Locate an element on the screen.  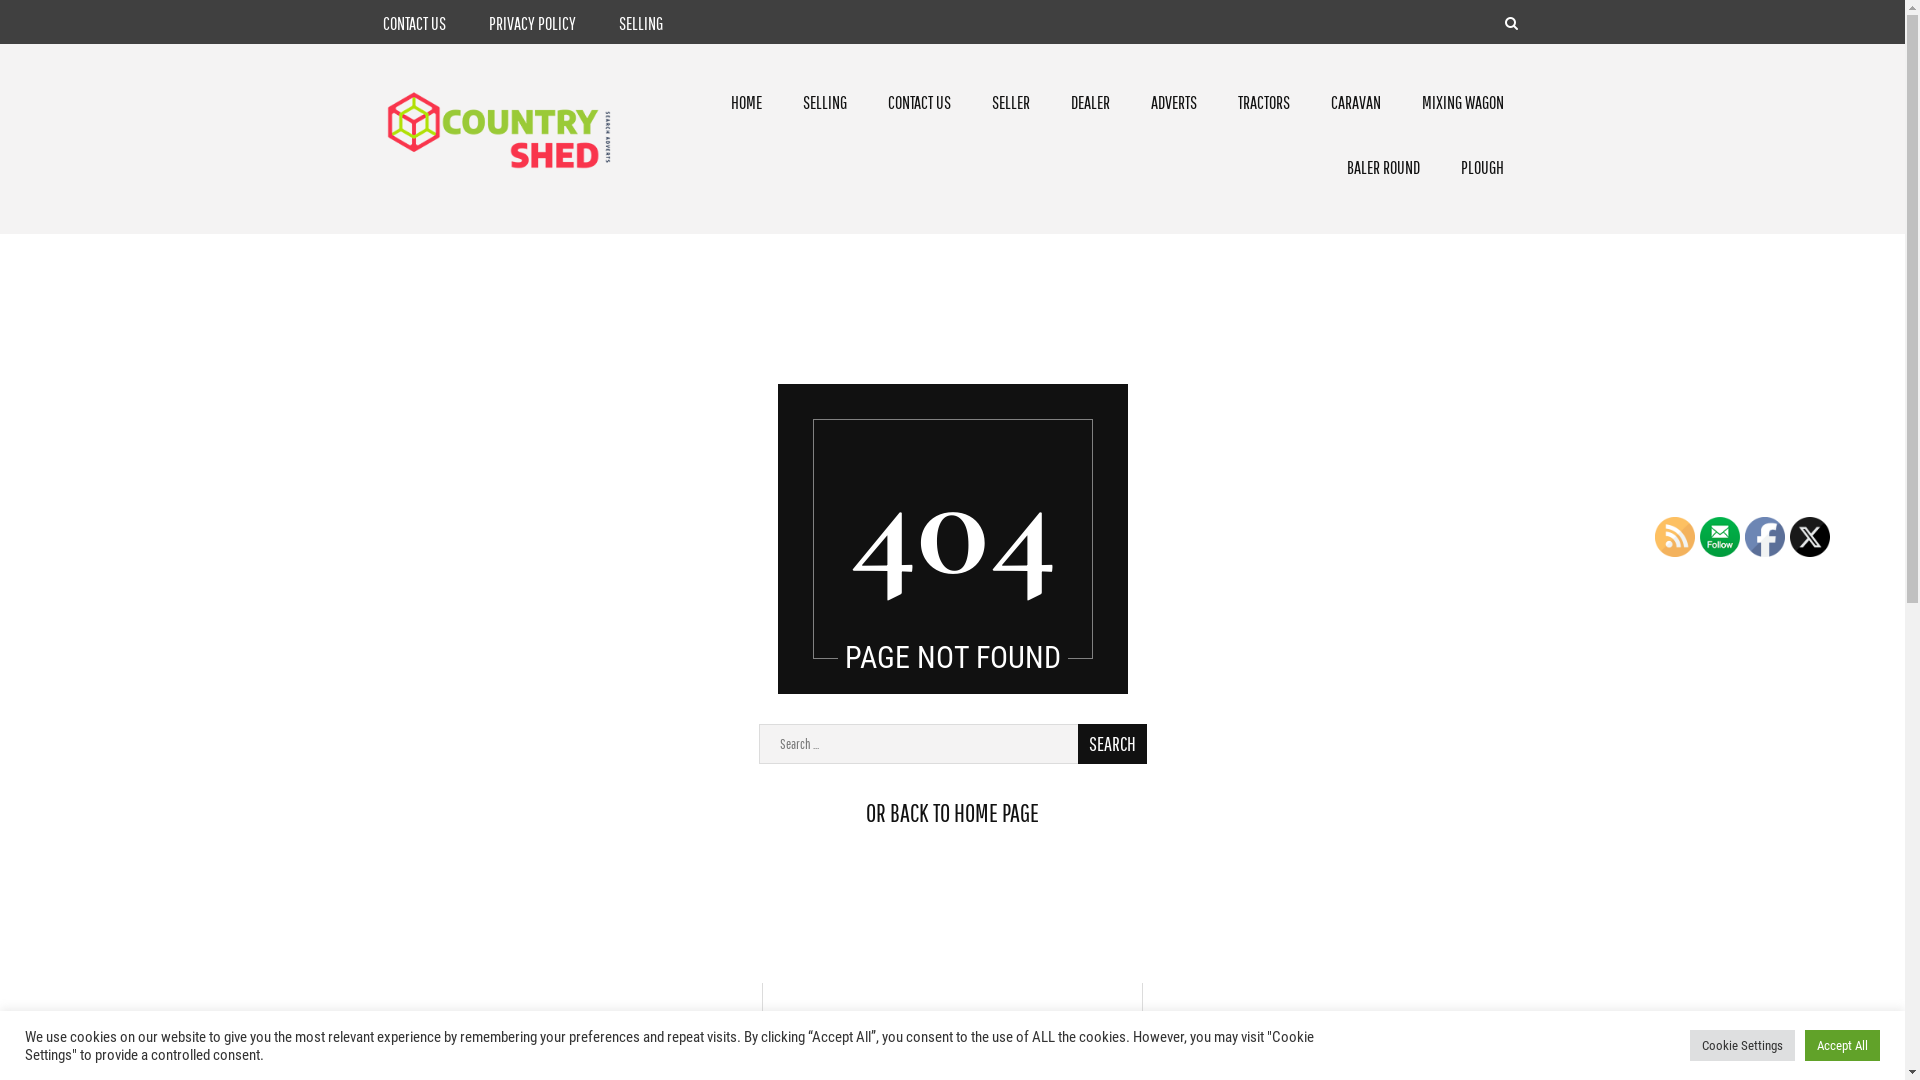
'RSS' is located at coordinates (1675, 535).